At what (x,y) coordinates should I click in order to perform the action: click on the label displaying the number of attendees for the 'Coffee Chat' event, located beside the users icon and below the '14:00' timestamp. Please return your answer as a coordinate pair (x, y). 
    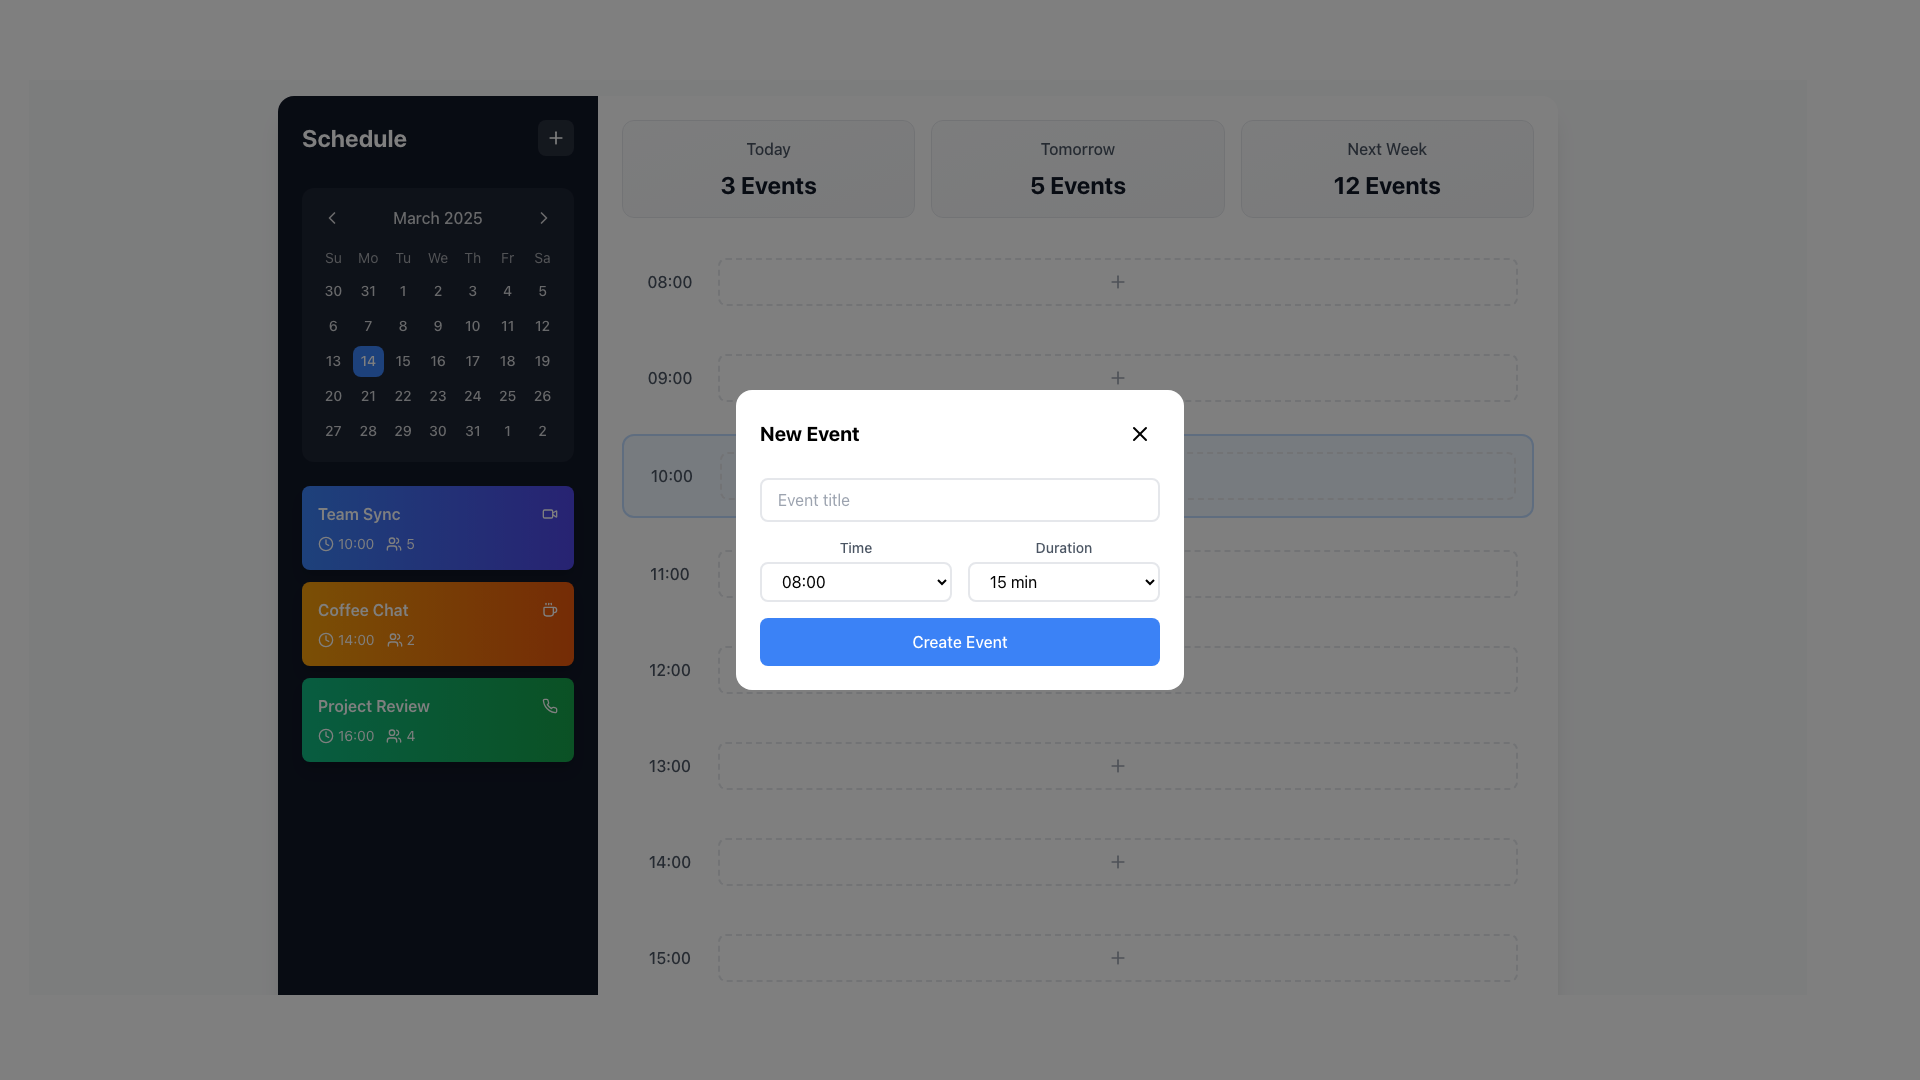
    Looking at the image, I should click on (400, 640).